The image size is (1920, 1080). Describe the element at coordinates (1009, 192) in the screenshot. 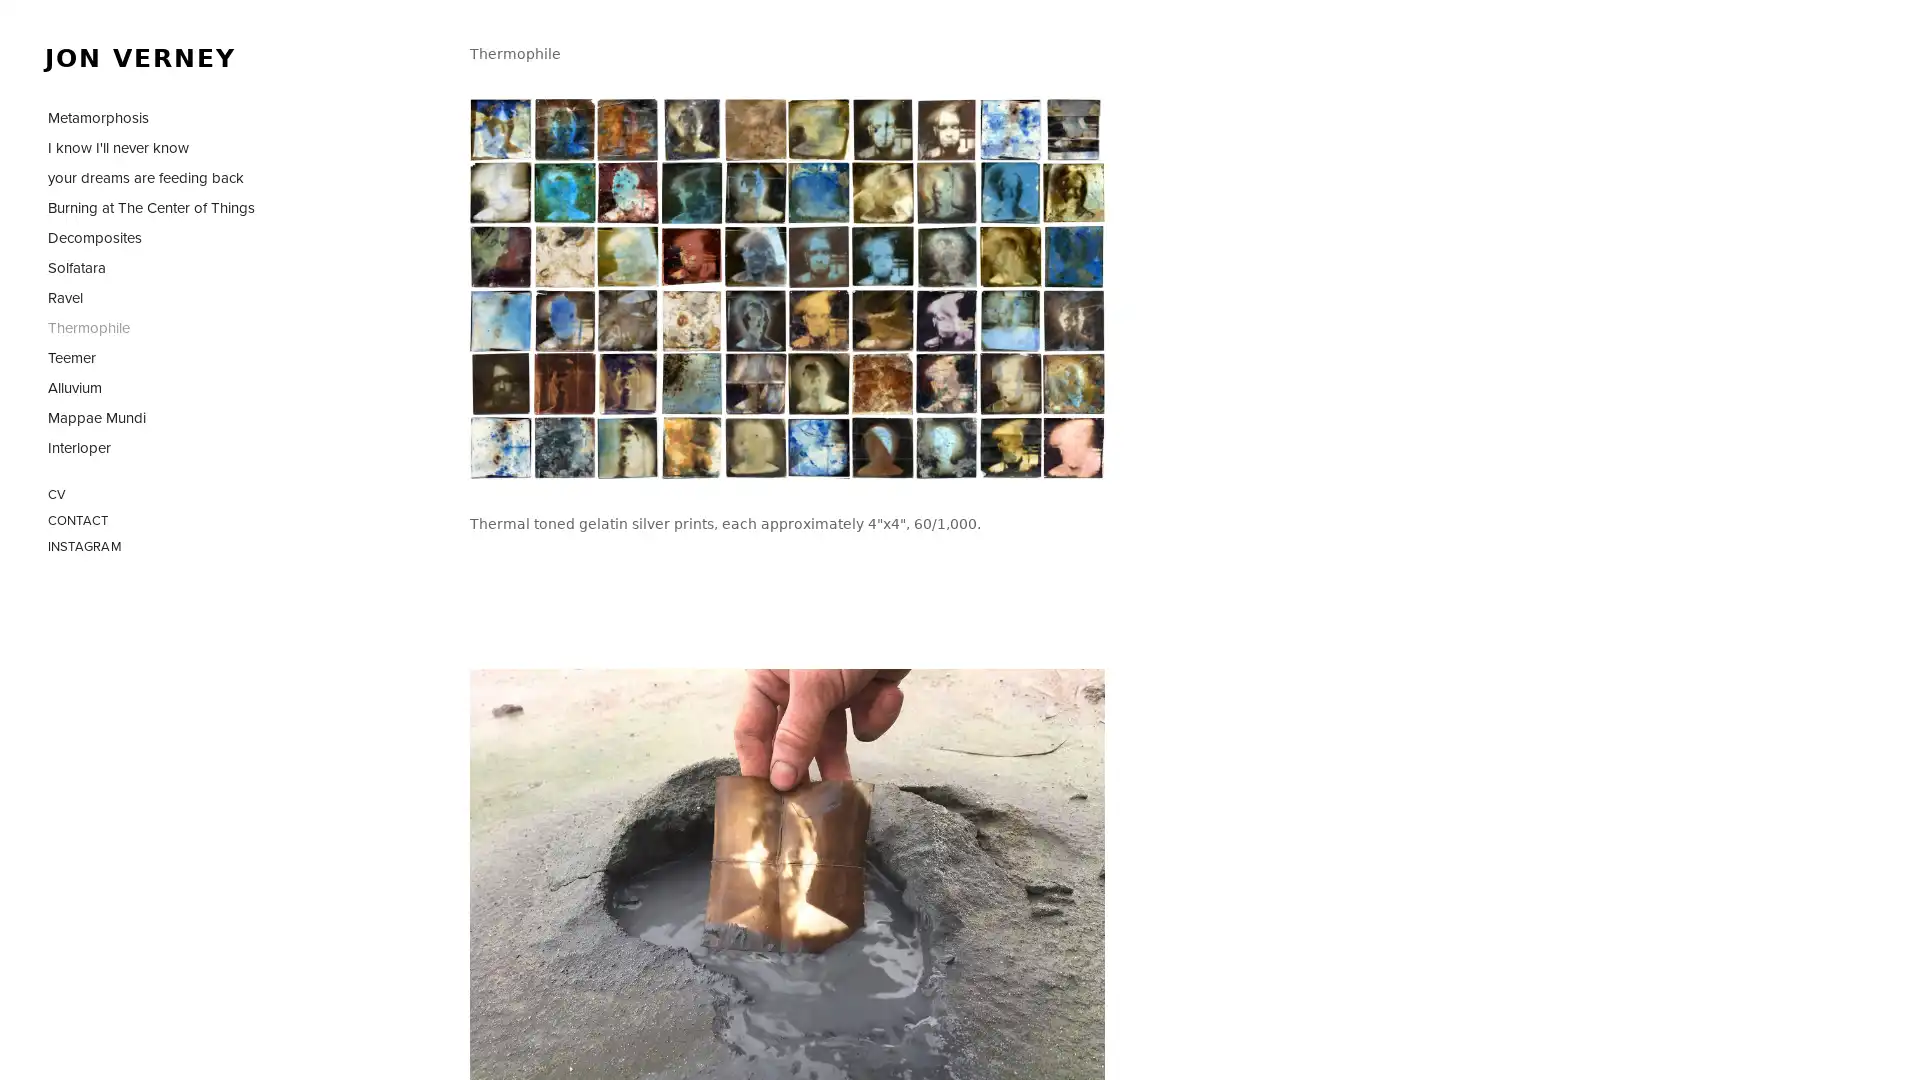

I see `View fullsize jon_verney_thermophile_40.jpg` at that location.